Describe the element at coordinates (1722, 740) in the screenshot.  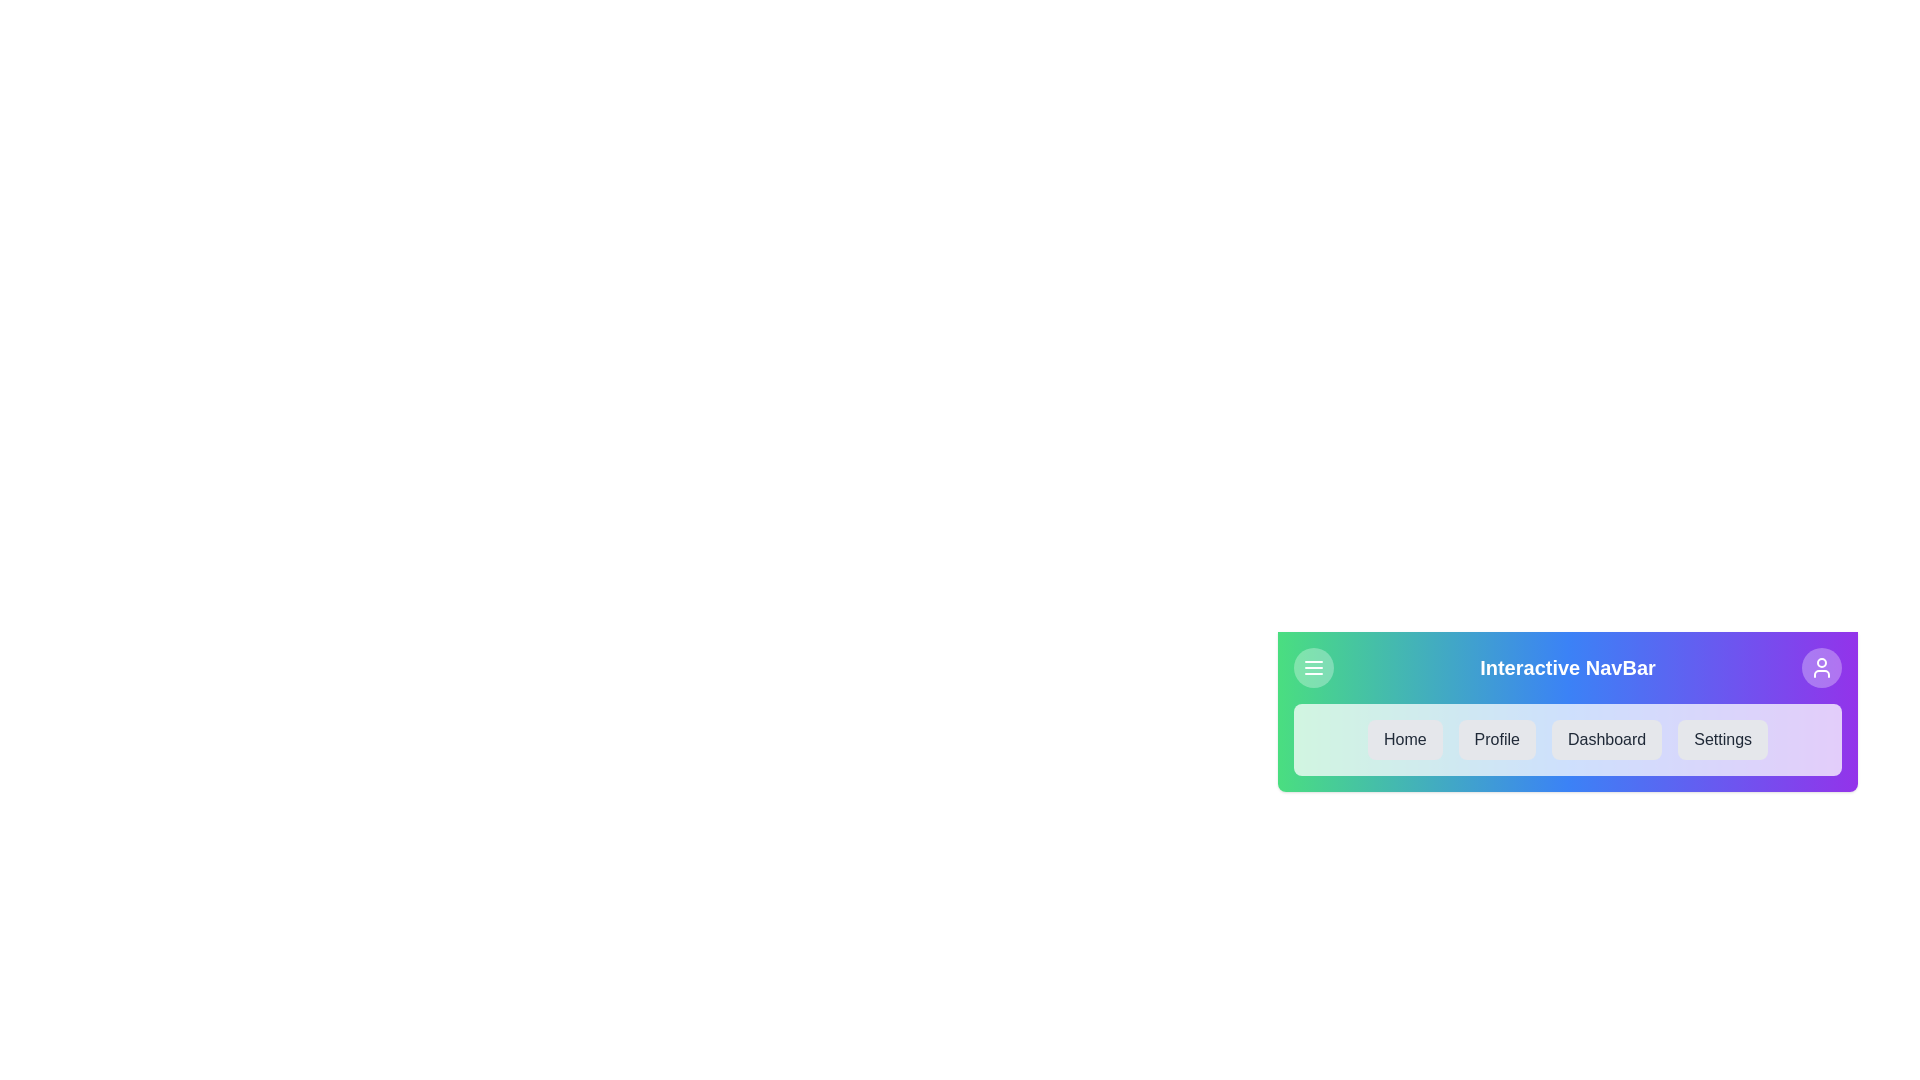
I see `the navigation link labeled Settings` at that location.